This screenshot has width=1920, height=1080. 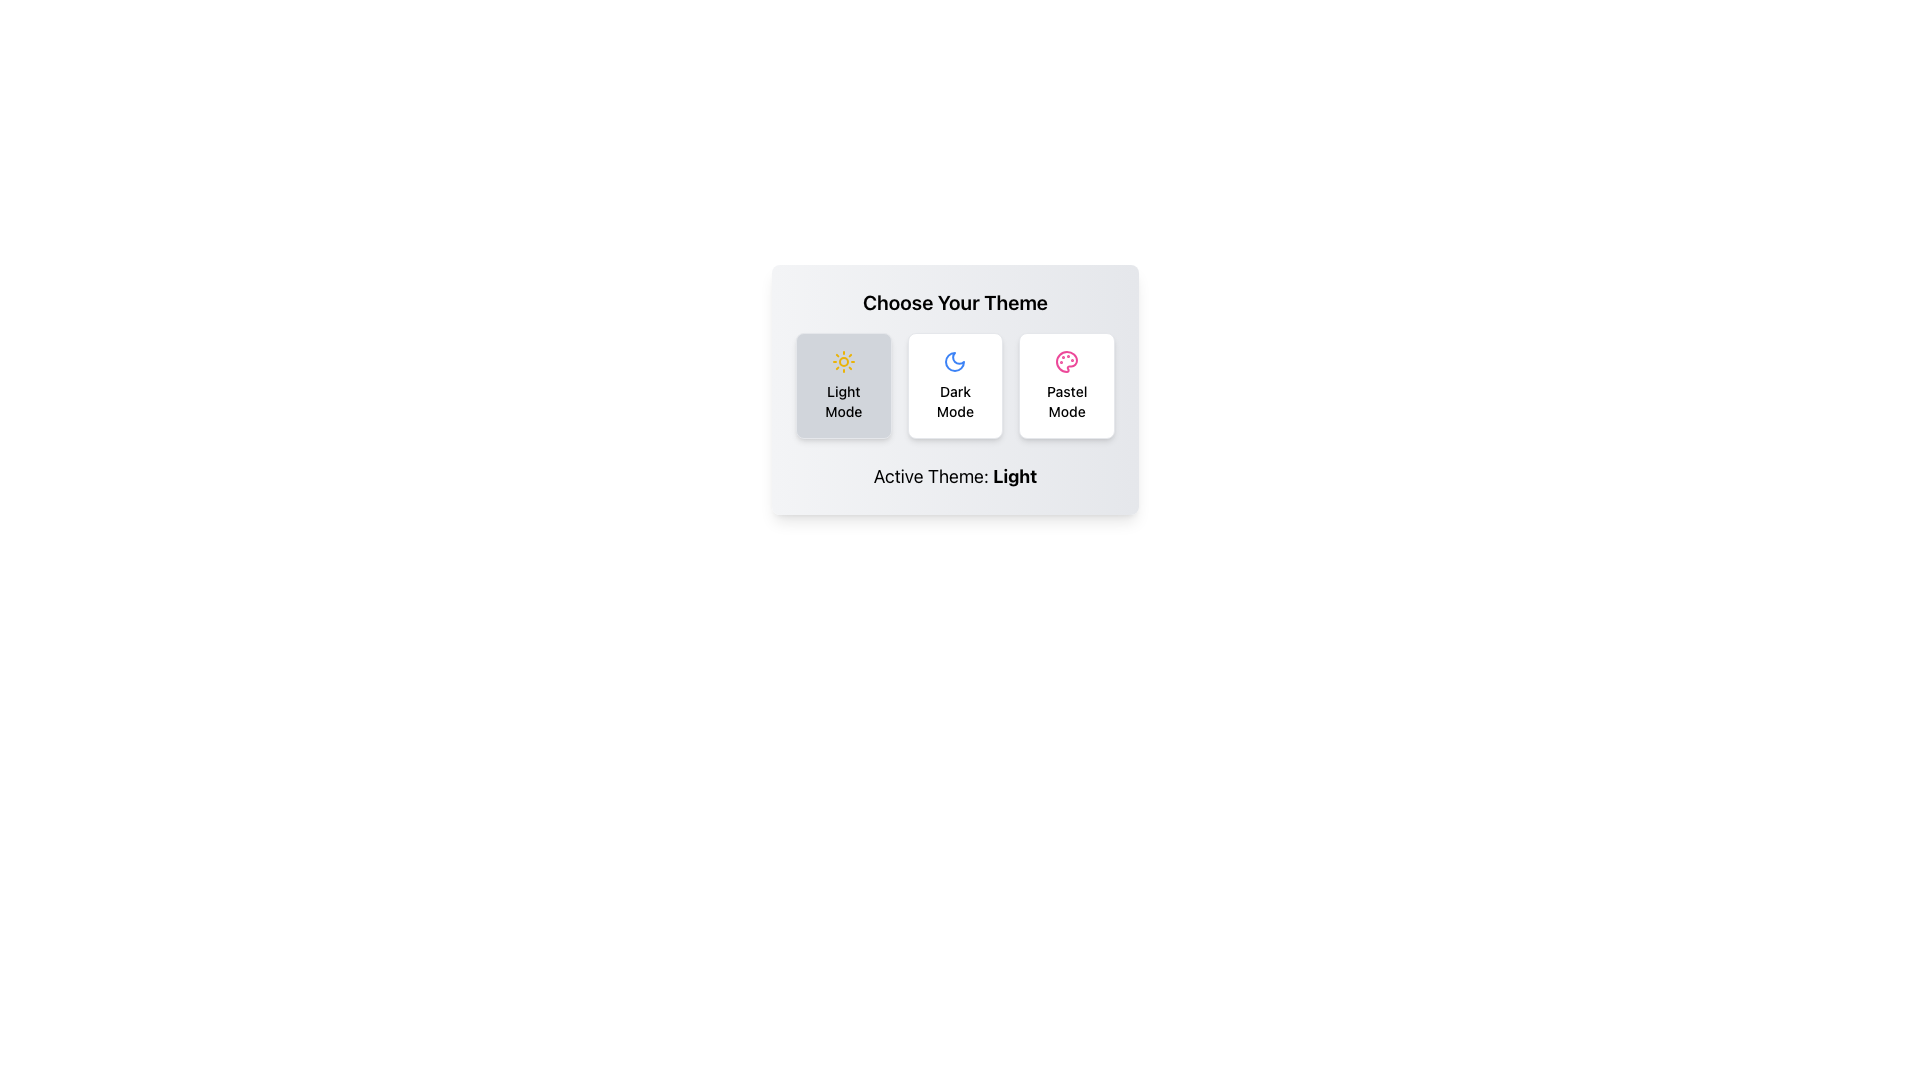 I want to click on the pink-colored palette-shaped icon located at the top center of the 'Pastel Mode' card, above the text 'Pastel Mode', so click(x=1066, y=362).